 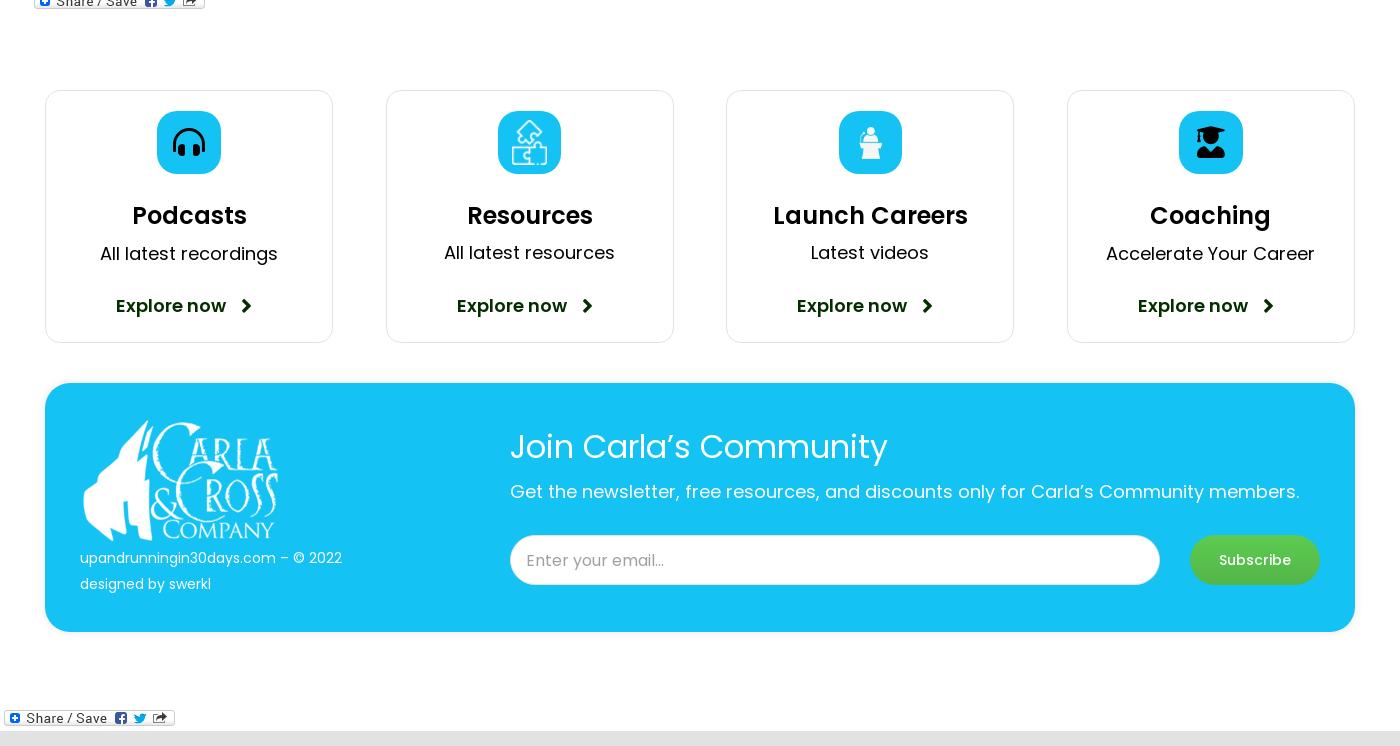 I want to click on 'Launch Careers', so click(x=868, y=214).